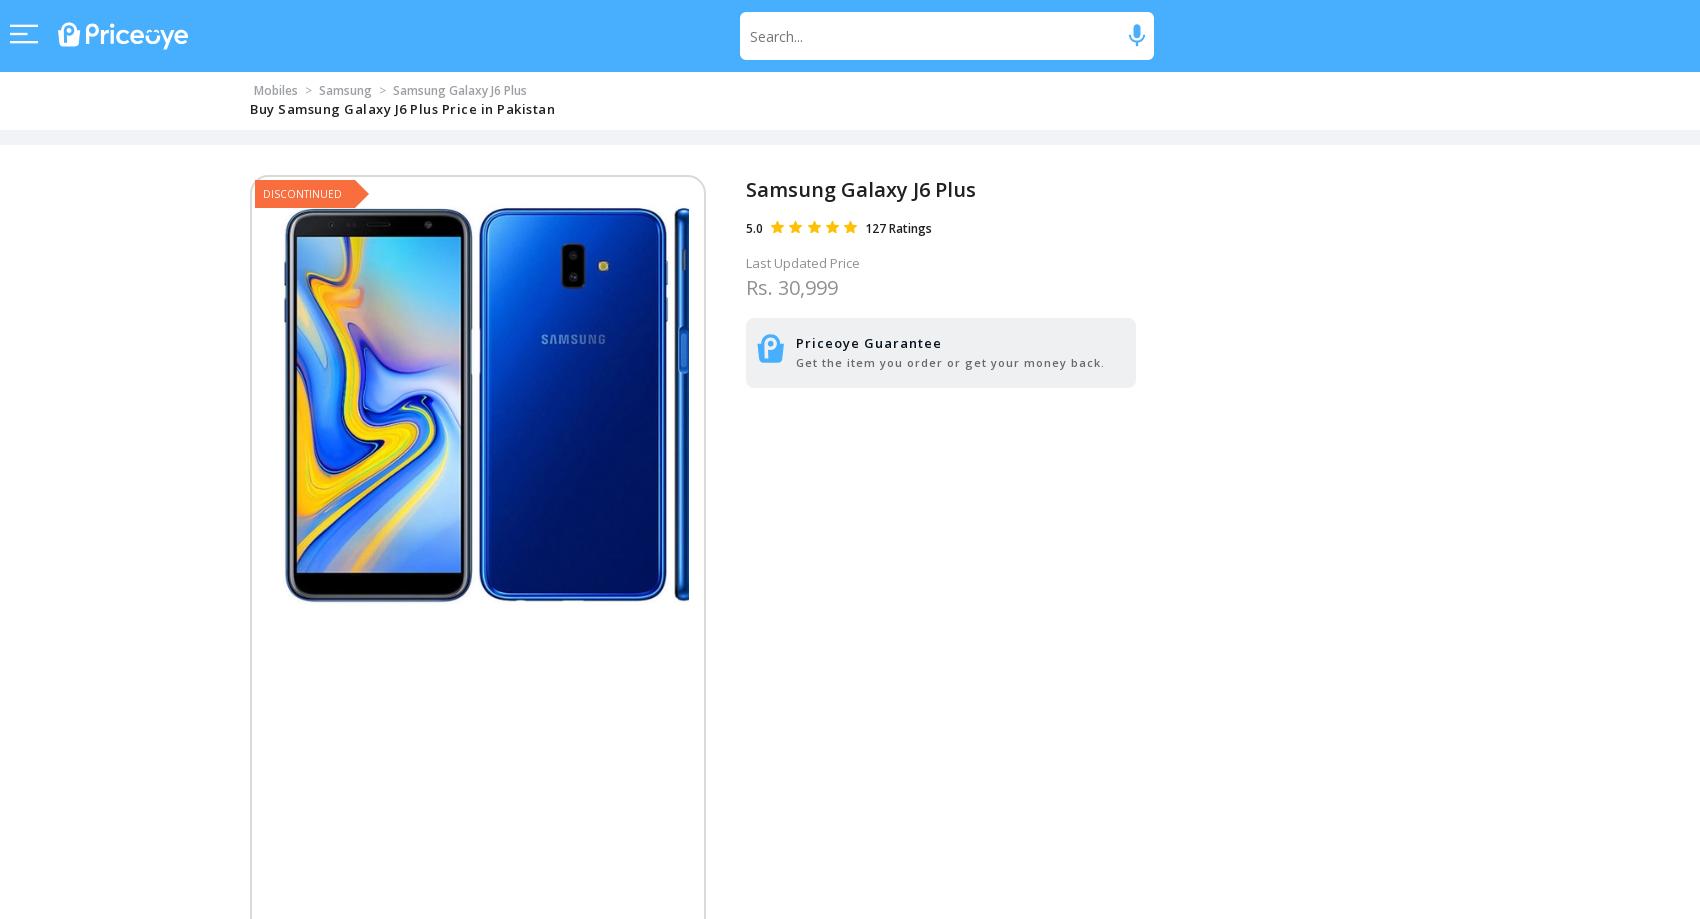 The height and width of the screenshot is (919, 1700). I want to click on 'Rs. 30,999', so click(791, 286).